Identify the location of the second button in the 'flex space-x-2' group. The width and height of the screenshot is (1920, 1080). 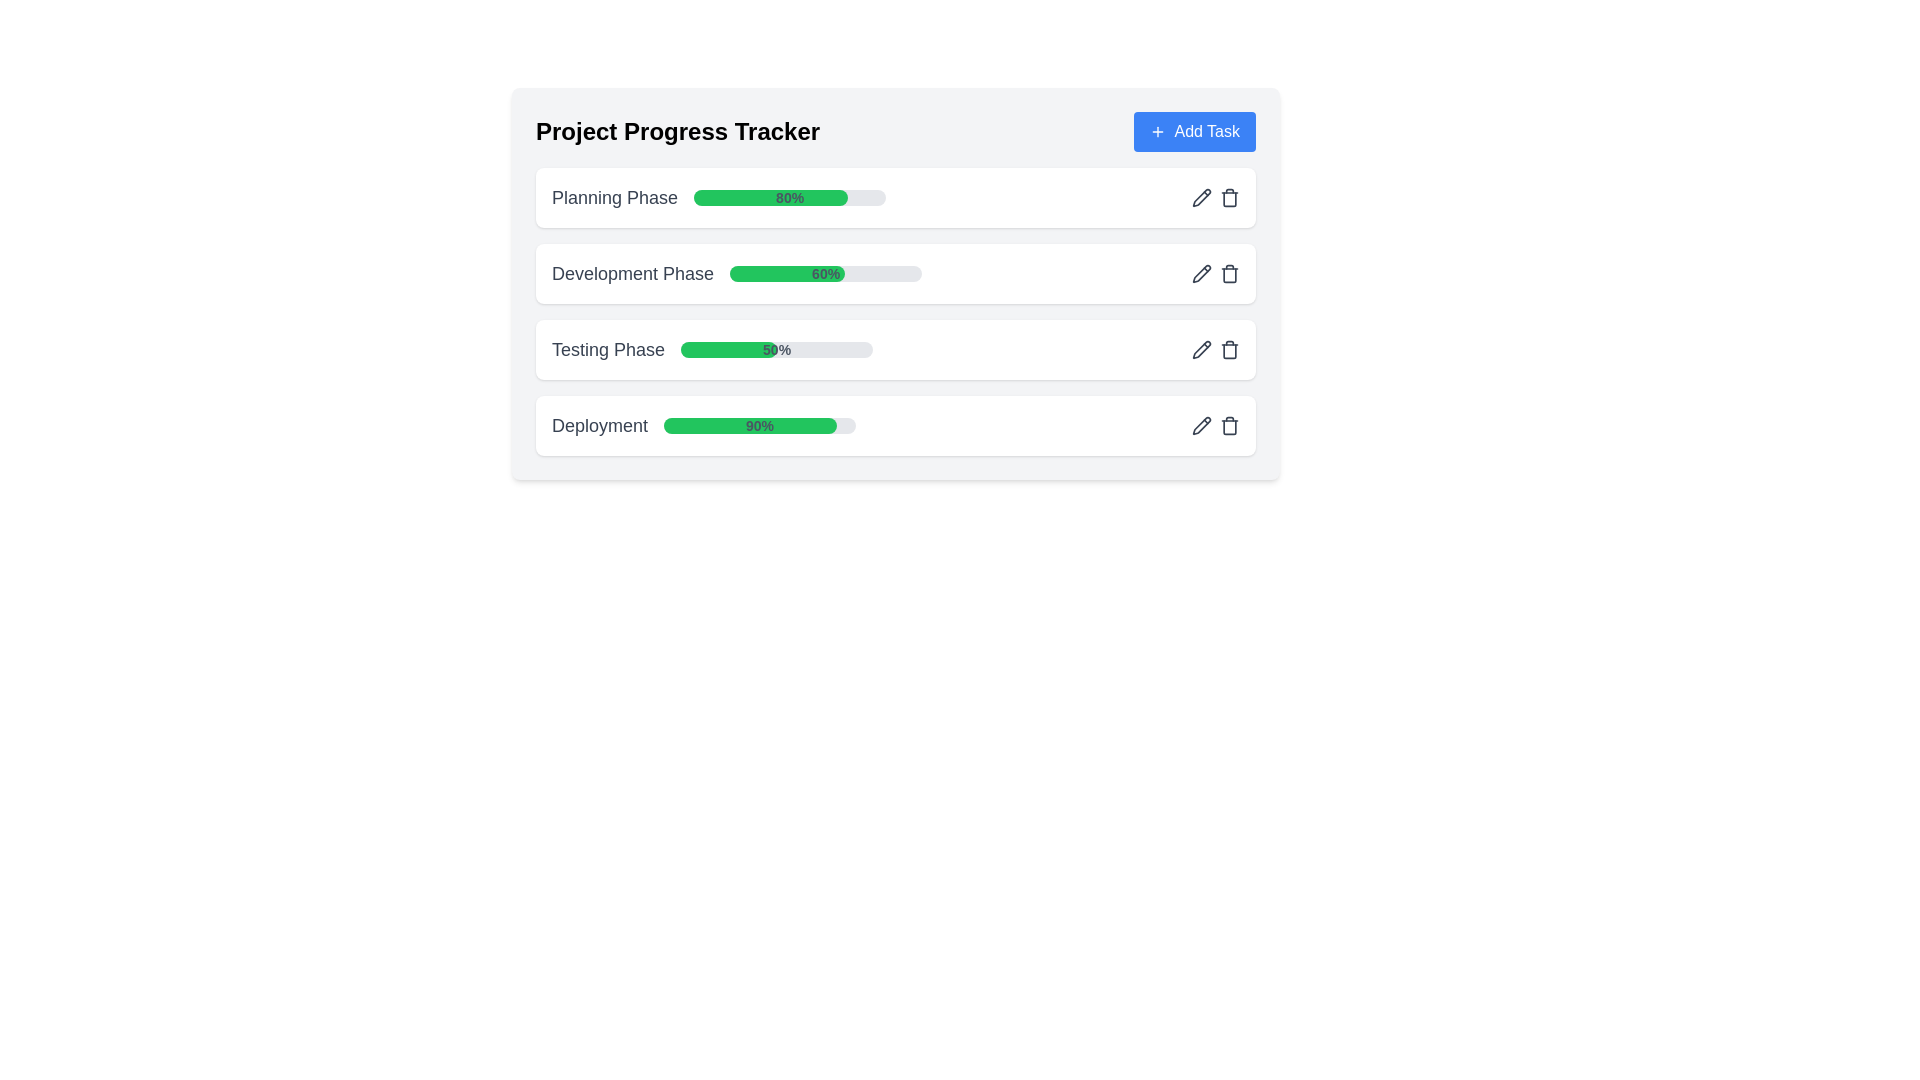
(1228, 349).